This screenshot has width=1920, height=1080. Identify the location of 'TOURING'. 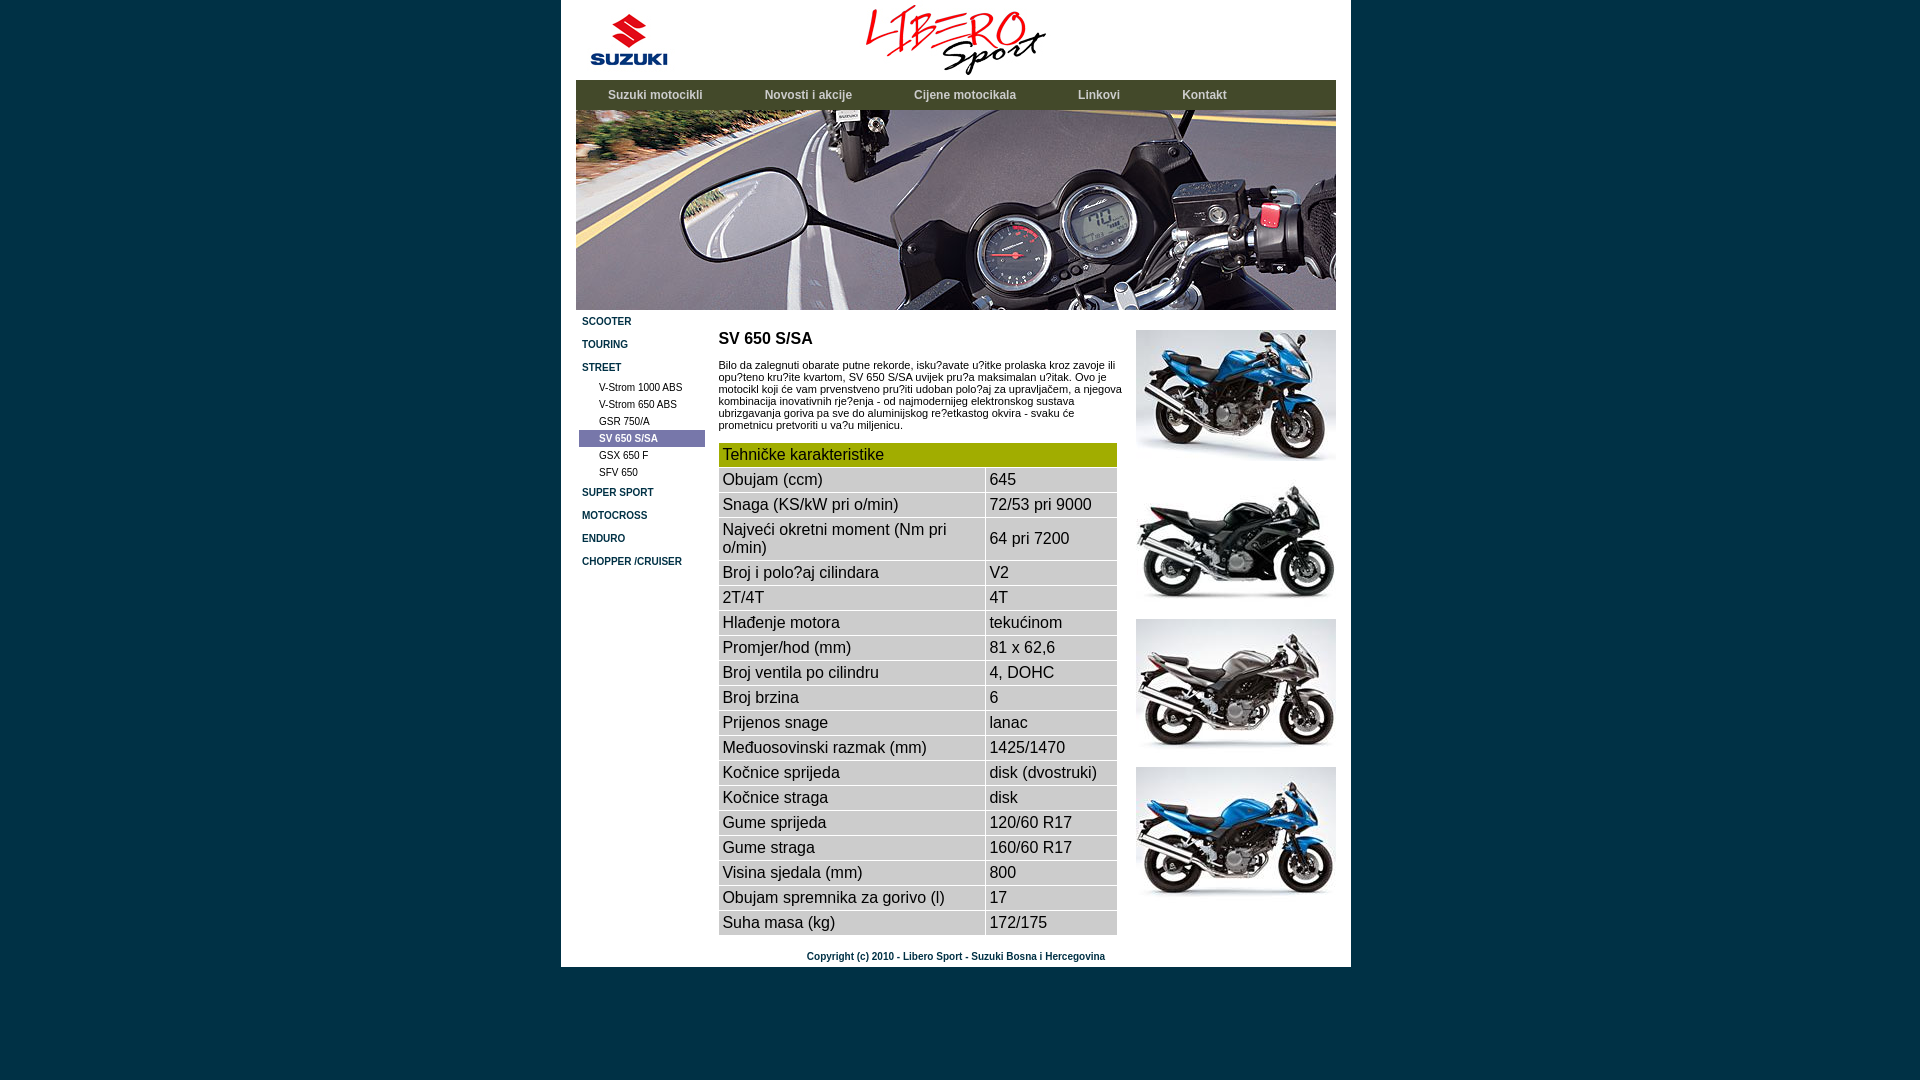
(642, 343).